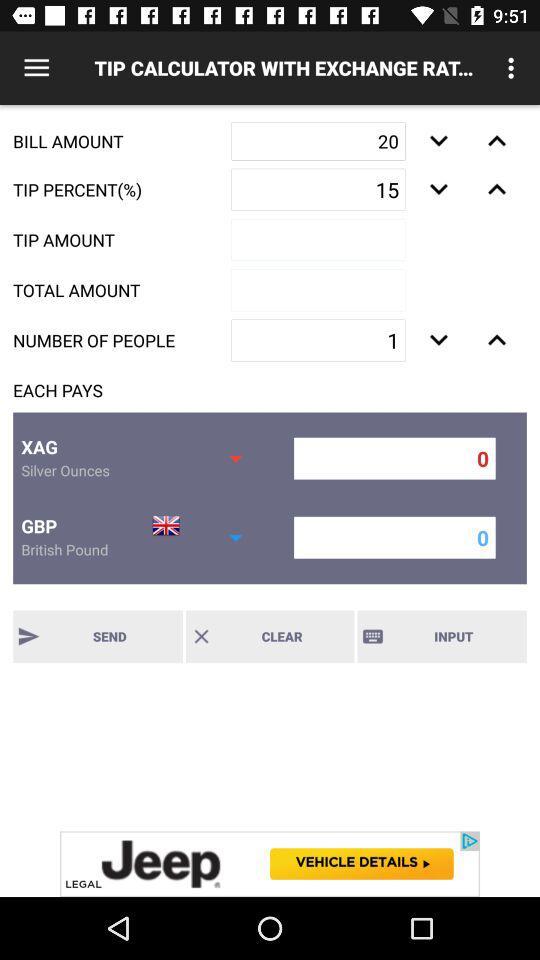 The image size is (540, 960). Describe the element at coordinates (437, 189) in the screenshot. I see `increasing number` at that location.